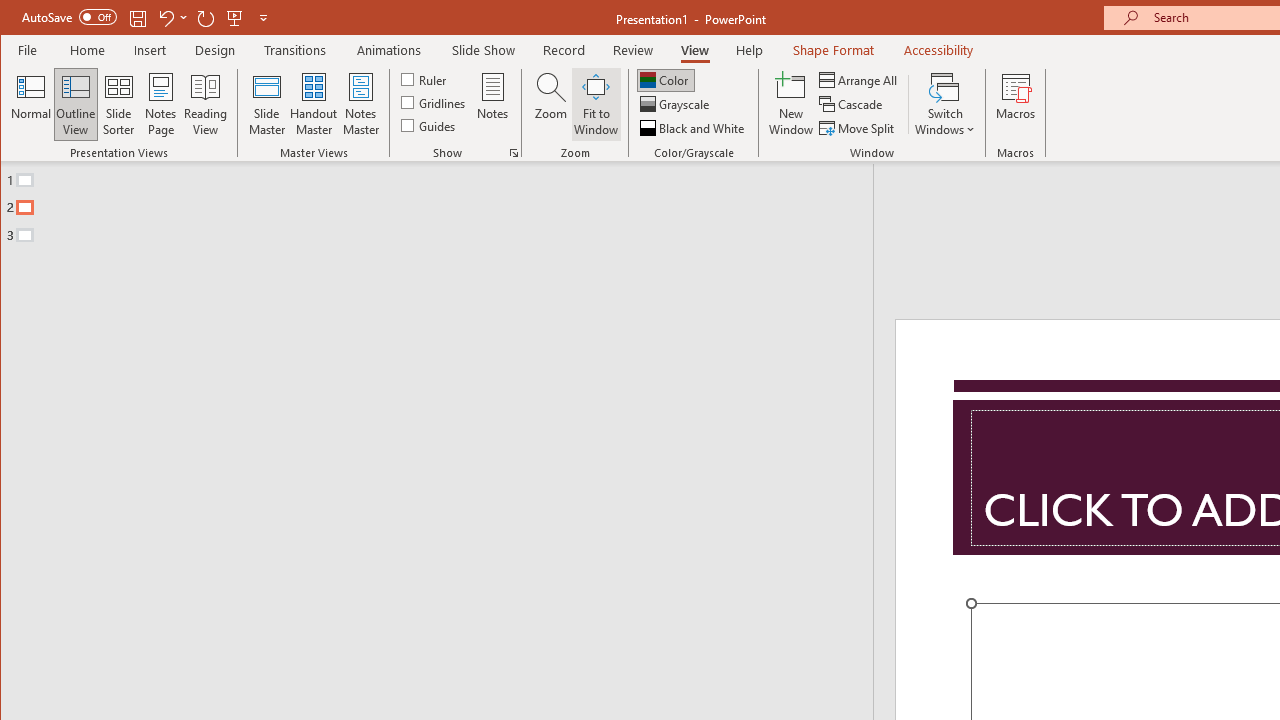  What do you see at coordinates (493, 104) in the screenshot?
I see `'Notes'` at bounding box center [493, 104].